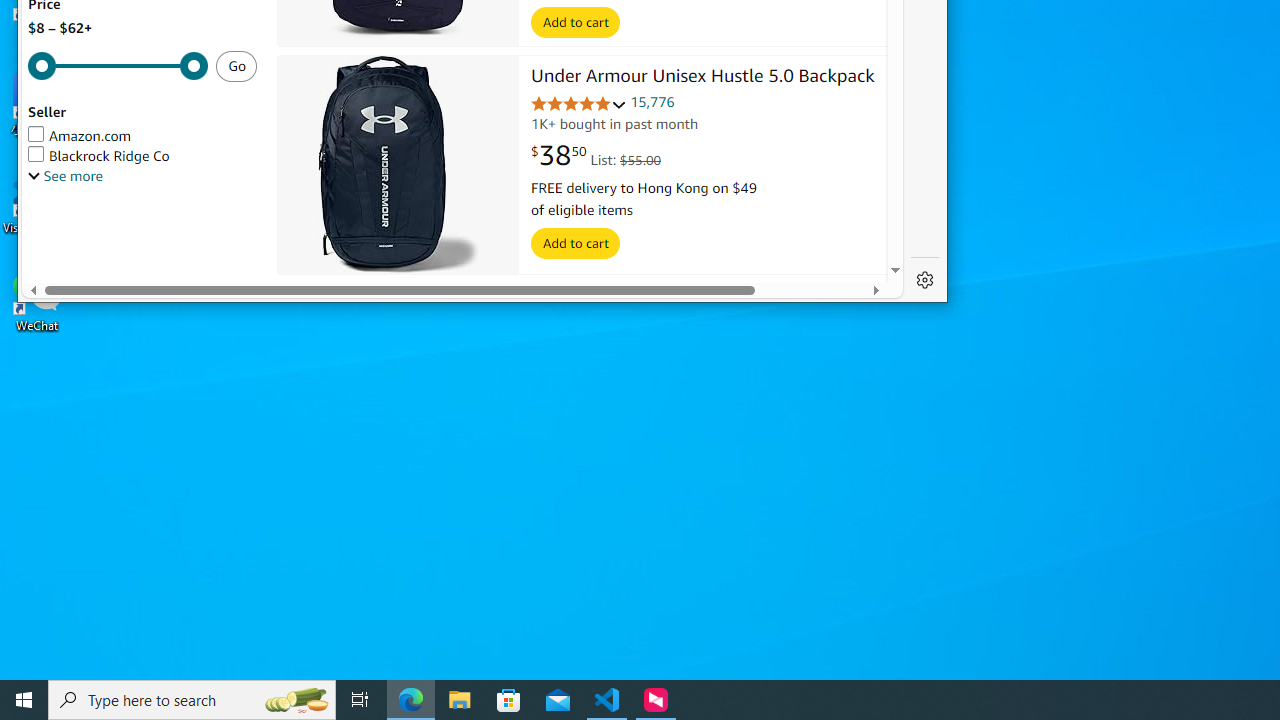 This screenshot has height=720, width=1280. Describe the element at coordinates (65, 175) in the screenshot. I see `'See more, Seller'` at that location.